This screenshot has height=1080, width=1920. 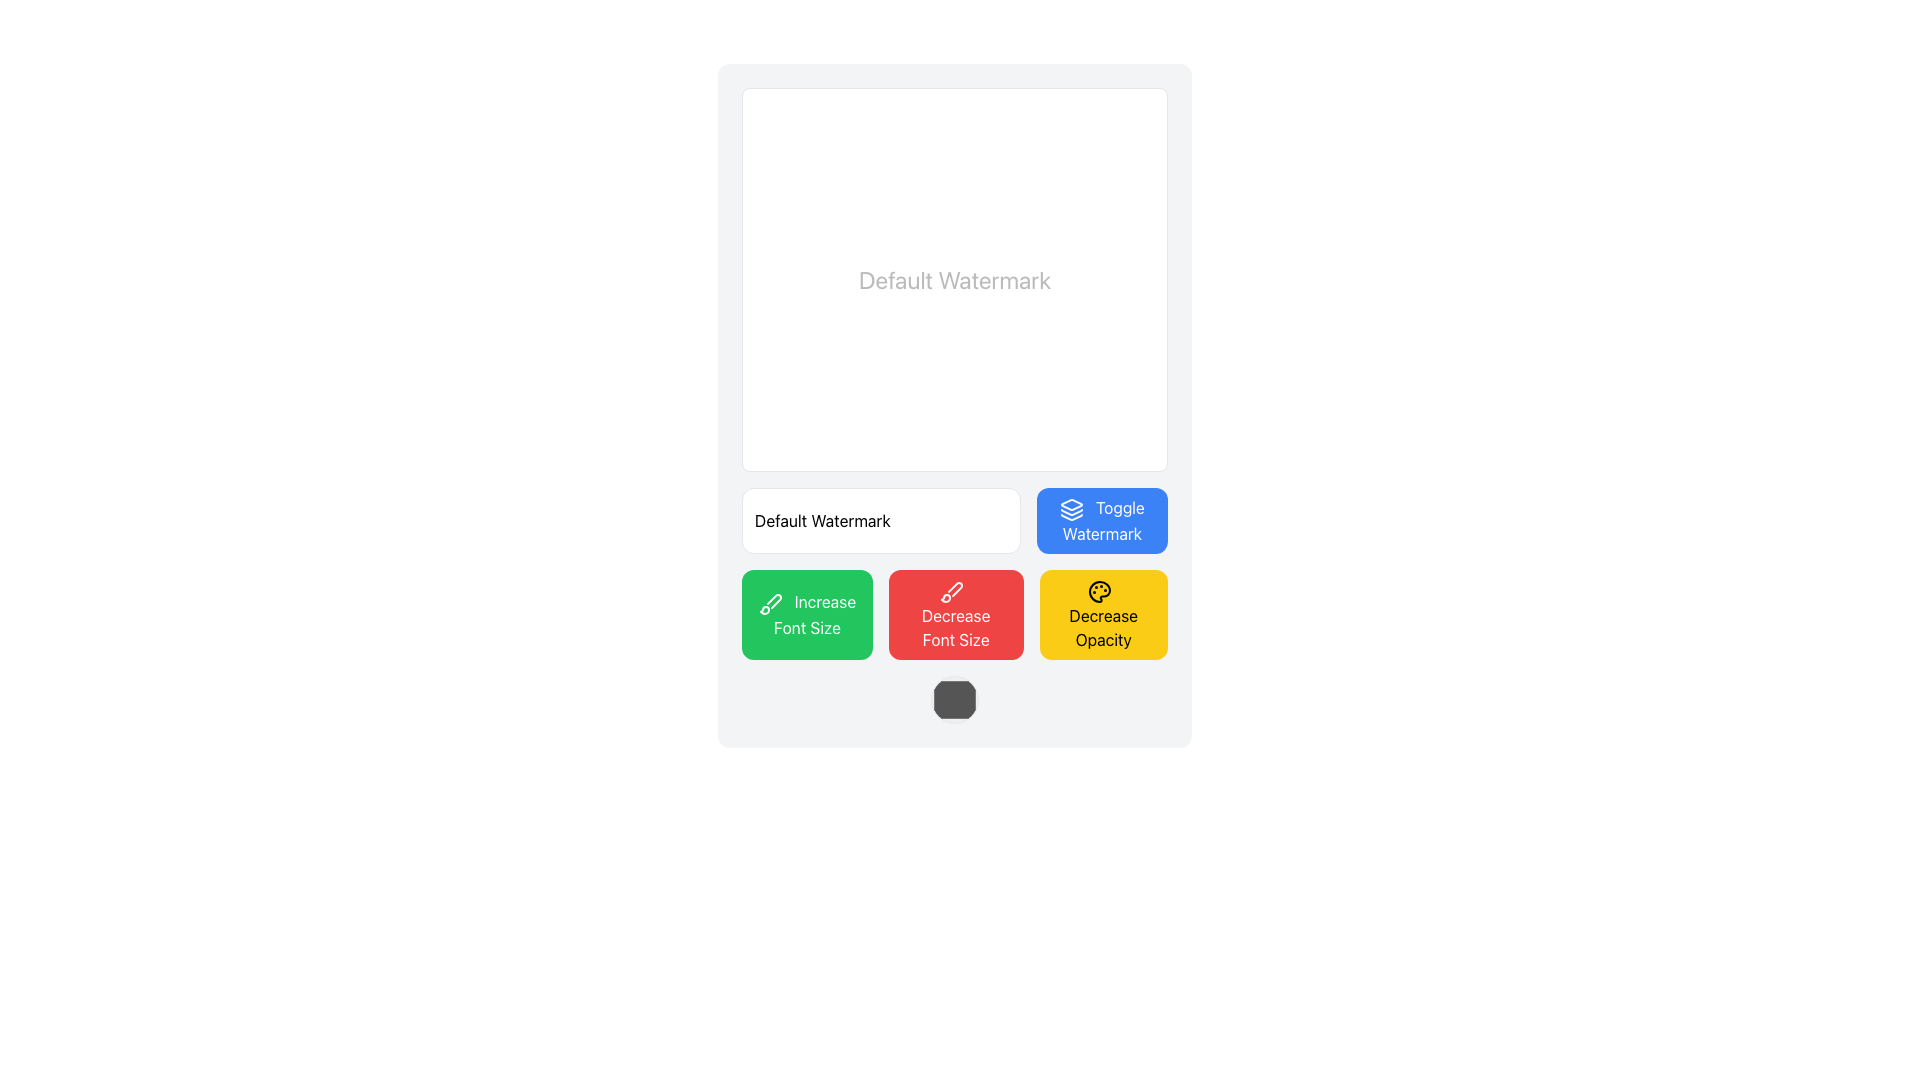 What do you see at coordinates (951, 590) in the screenshot?
I see `the SVG icon that indicates the 'Decrease Font Size' action, located between the 'Increase Font Size' button and the 'Decrease Opacity' button` at bounding box center [951, 590].